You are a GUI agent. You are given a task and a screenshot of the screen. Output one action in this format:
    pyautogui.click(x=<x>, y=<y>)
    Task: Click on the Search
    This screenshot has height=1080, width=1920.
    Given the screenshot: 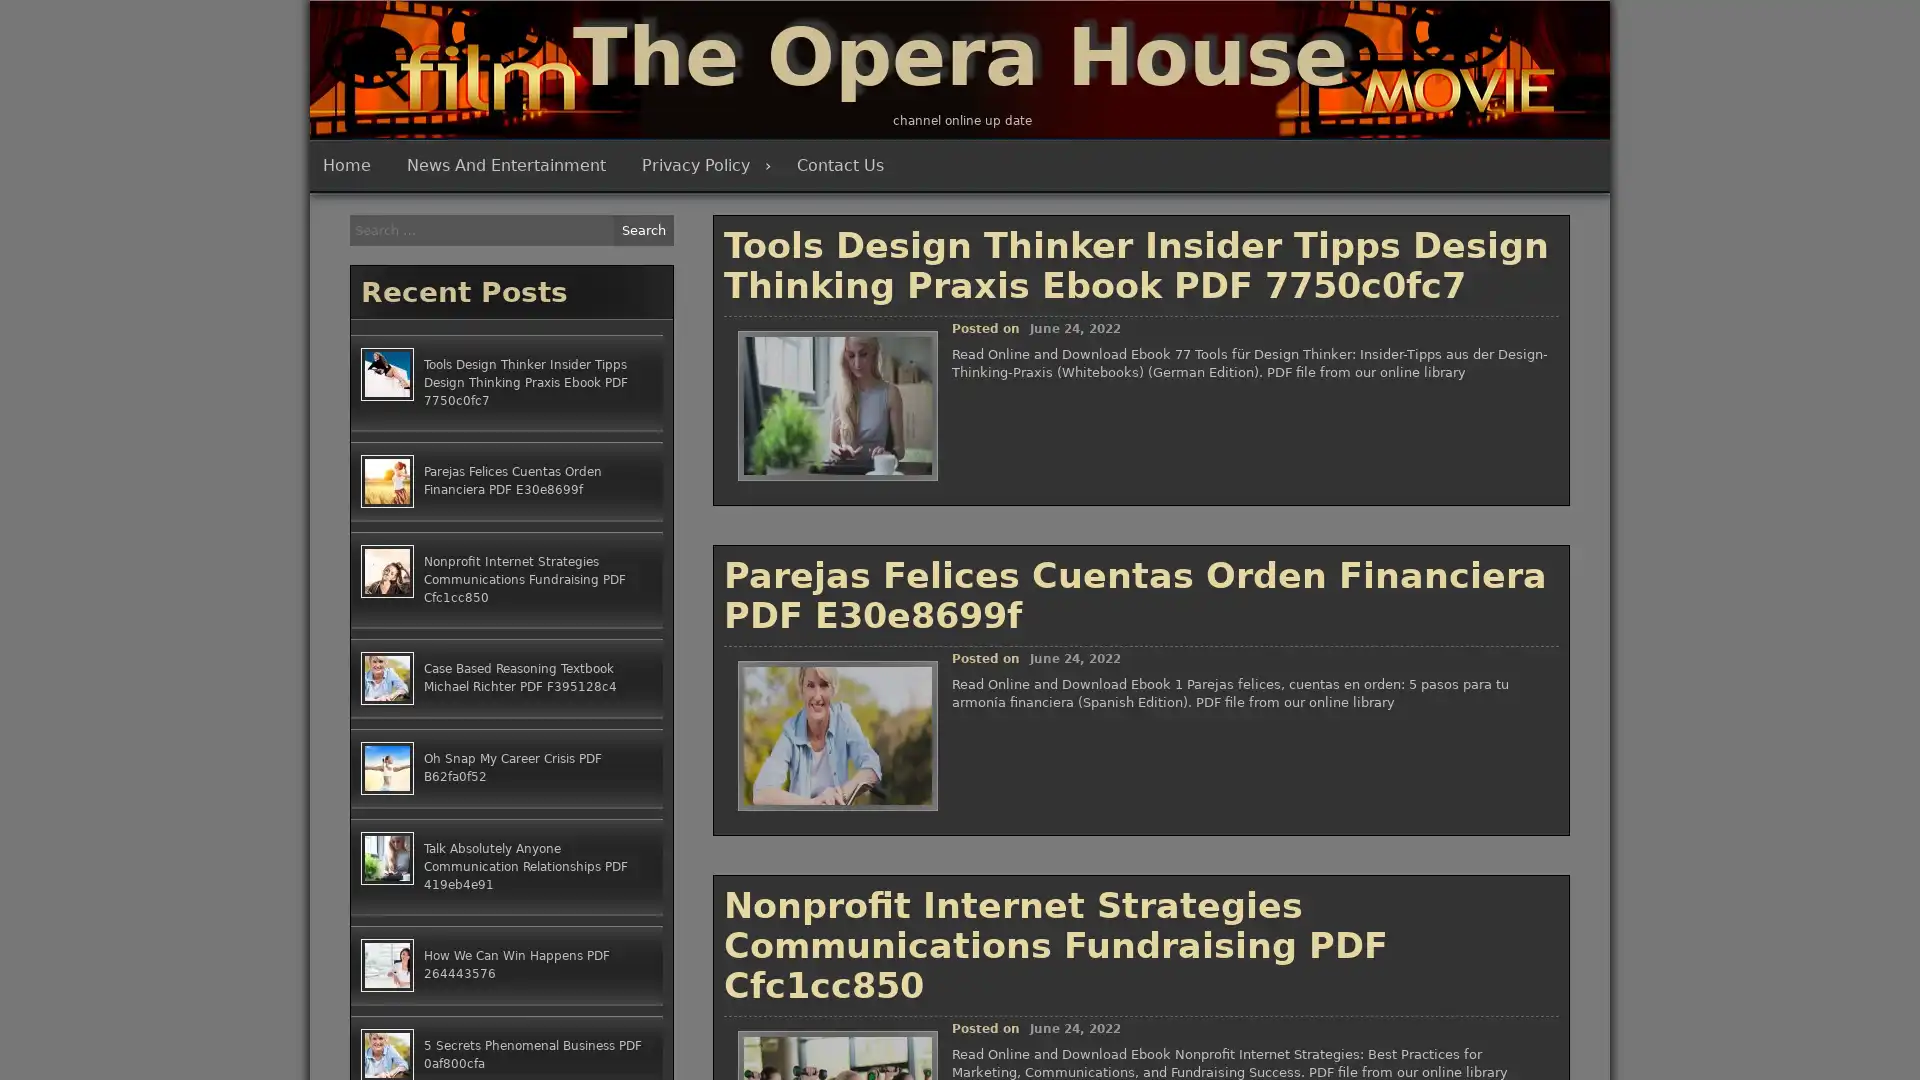 What is the action you would take?
    pyautogui.click(x=643, y=229)
    